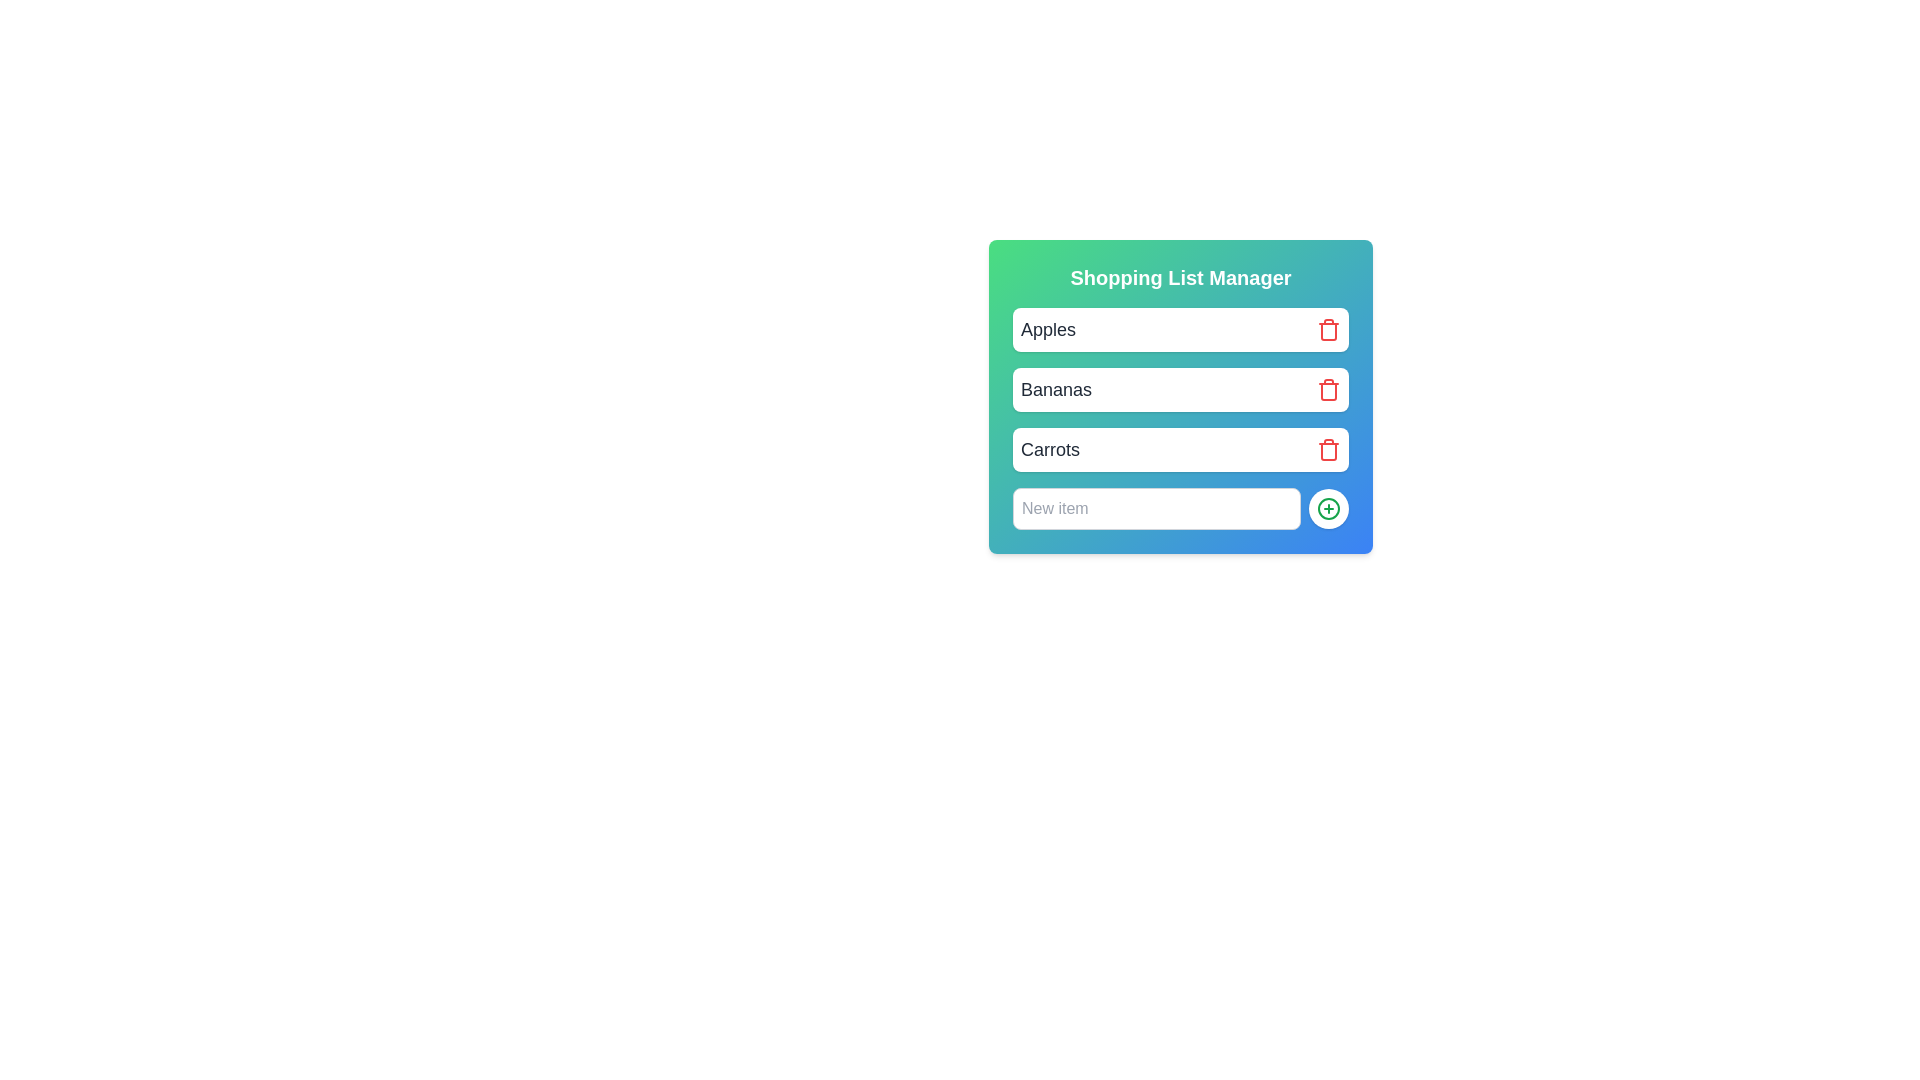 Image resolution: width=1920 pixels, height=1080 pixels. I want to click on delete button next to the item labeled 'Carrots' to remove it from the list, so click(1329, 450).